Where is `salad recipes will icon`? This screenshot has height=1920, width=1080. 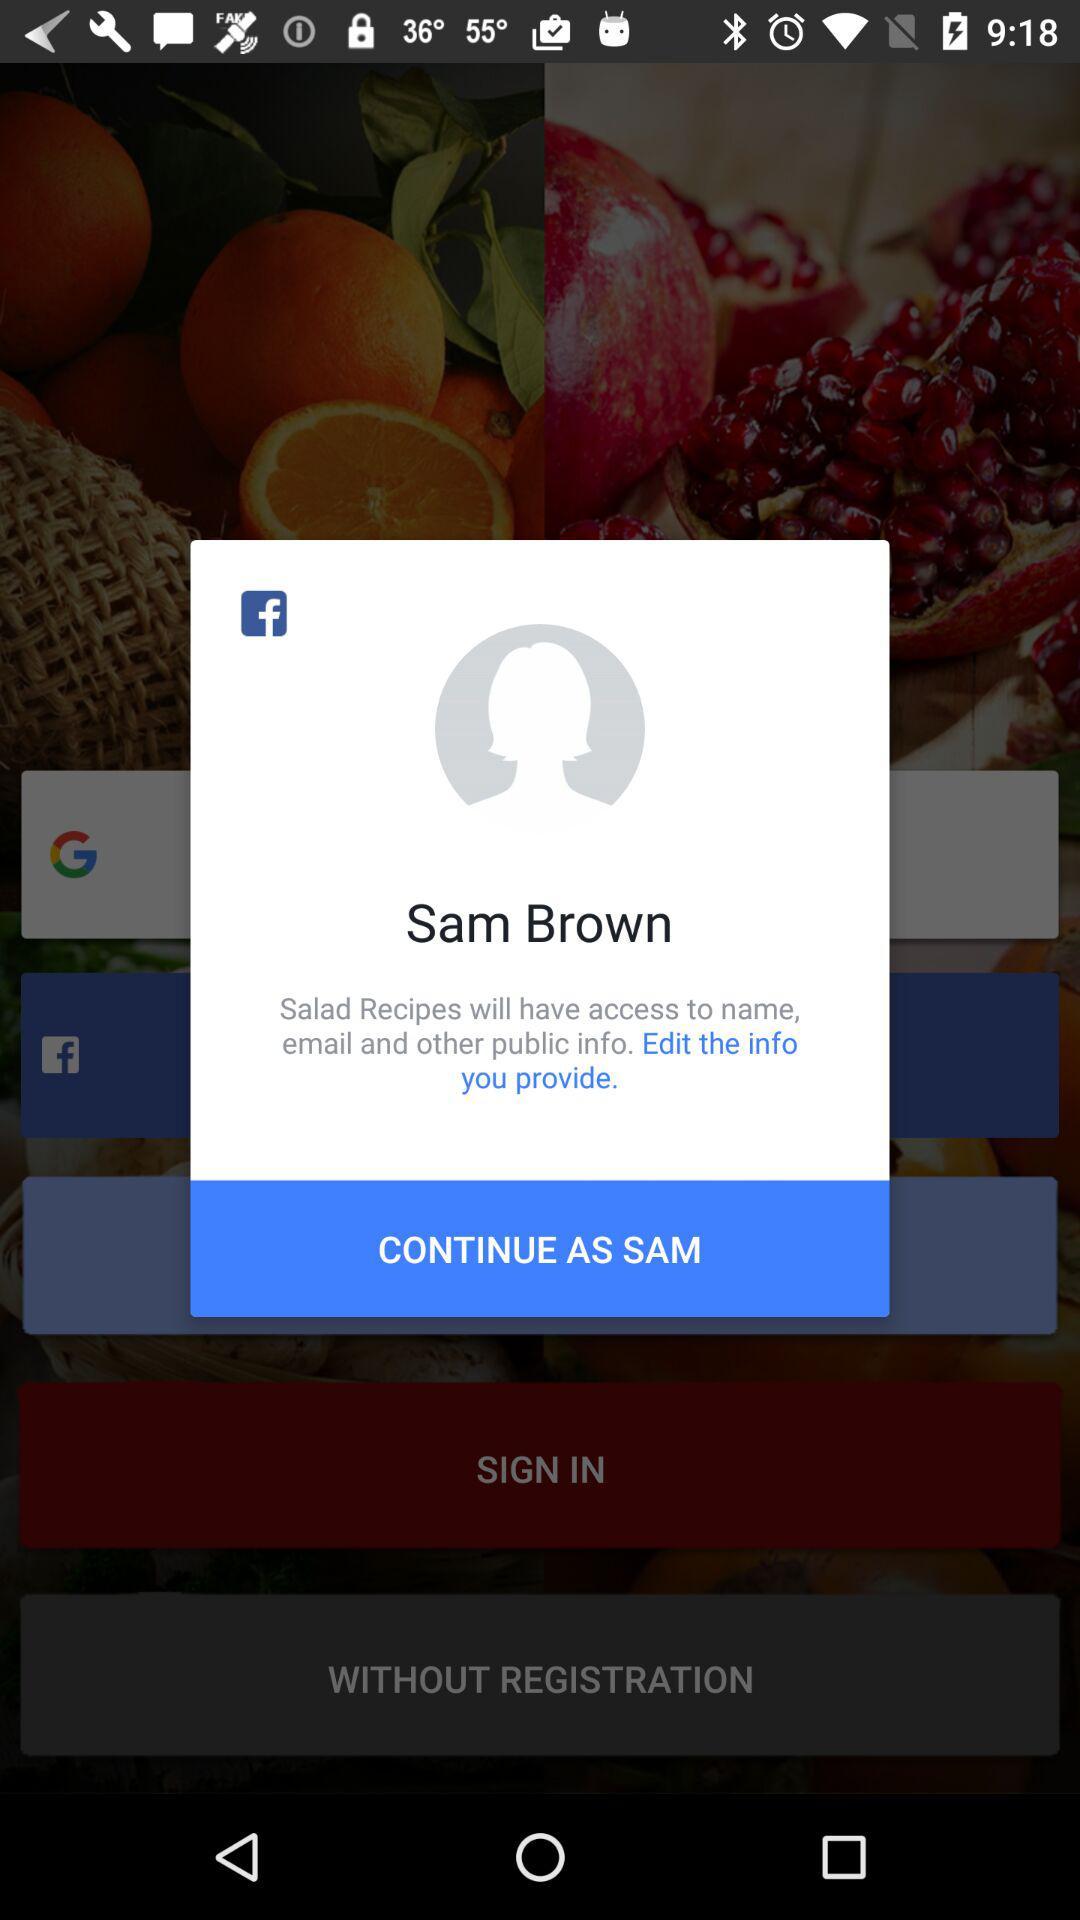
salad recipes will icon is located at coordinates (540, 1041).